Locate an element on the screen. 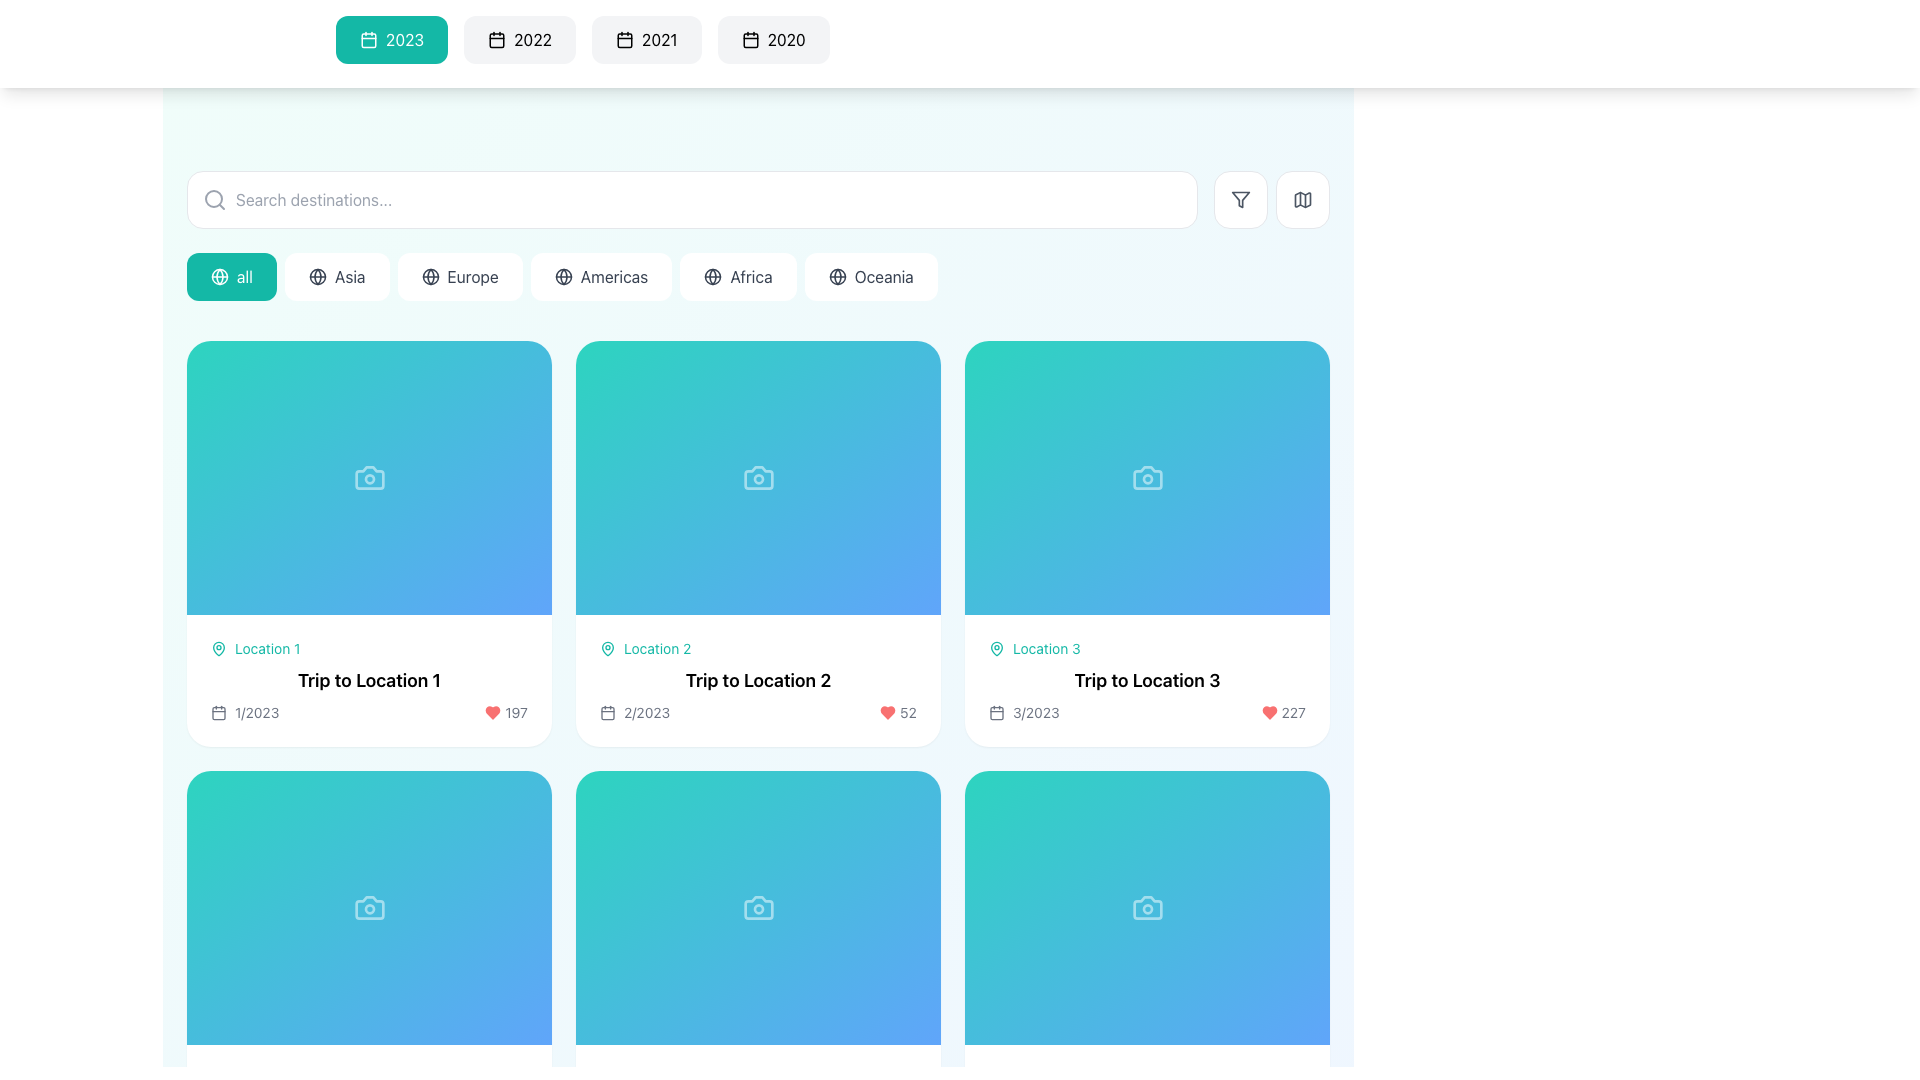 The width and height of the screenshot is (1920, 1080). the location icon that is situated to the left of the text 'Location 1' within the card for 'Trip to Location 1' is located at coordinates (219, 648).